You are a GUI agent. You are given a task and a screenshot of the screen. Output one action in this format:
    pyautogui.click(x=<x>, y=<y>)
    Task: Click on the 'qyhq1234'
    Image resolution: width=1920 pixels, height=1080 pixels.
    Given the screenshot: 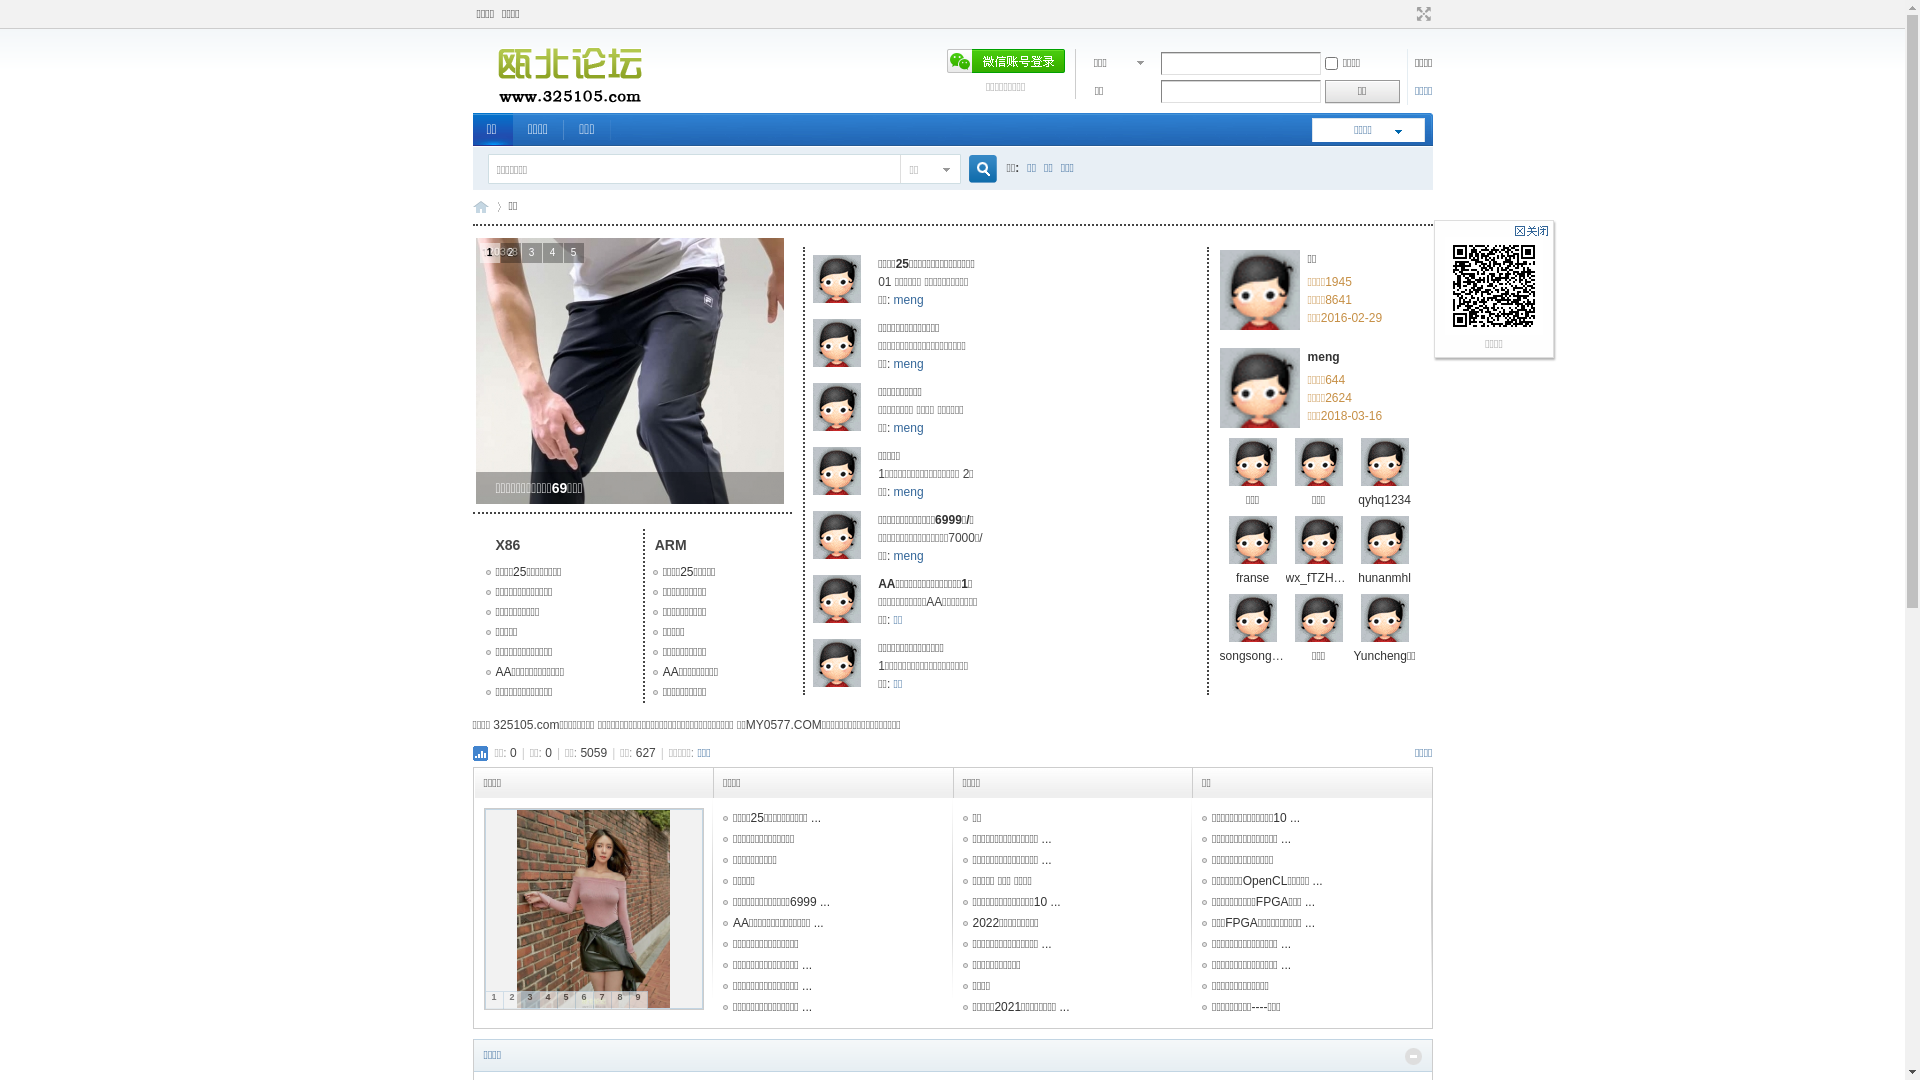 What is the action you would take?
    pyautogui.click(x=1383, y=499)
    